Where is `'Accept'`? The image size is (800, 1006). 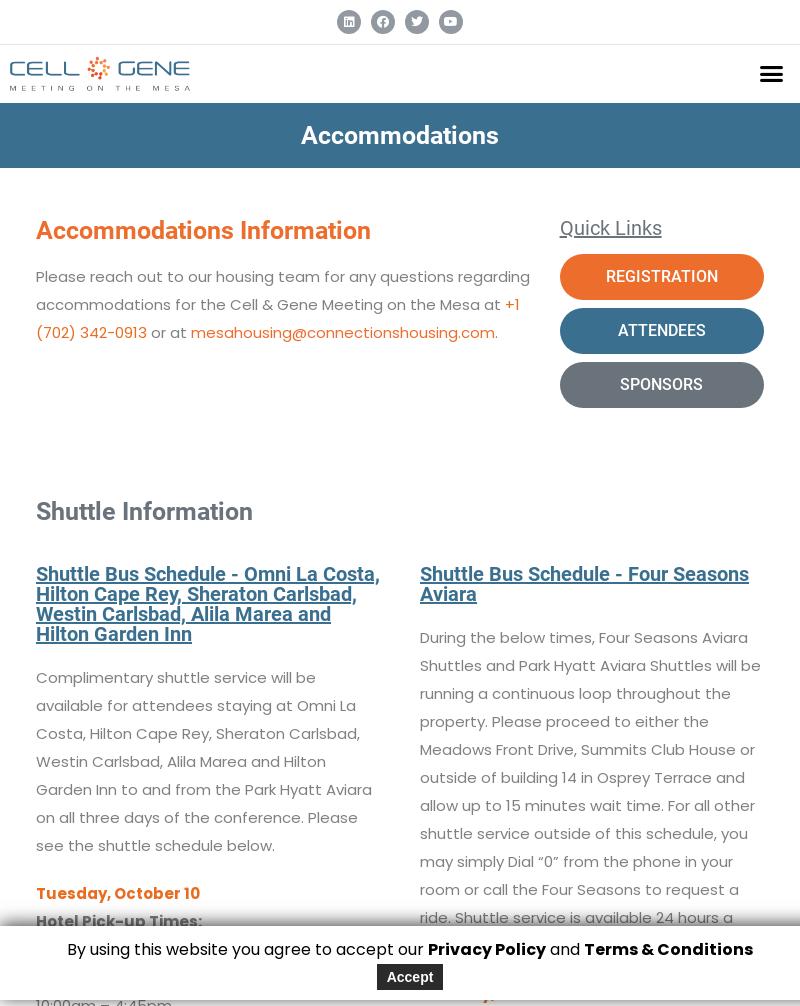 'Accept' is located at coordinates (409, 976).